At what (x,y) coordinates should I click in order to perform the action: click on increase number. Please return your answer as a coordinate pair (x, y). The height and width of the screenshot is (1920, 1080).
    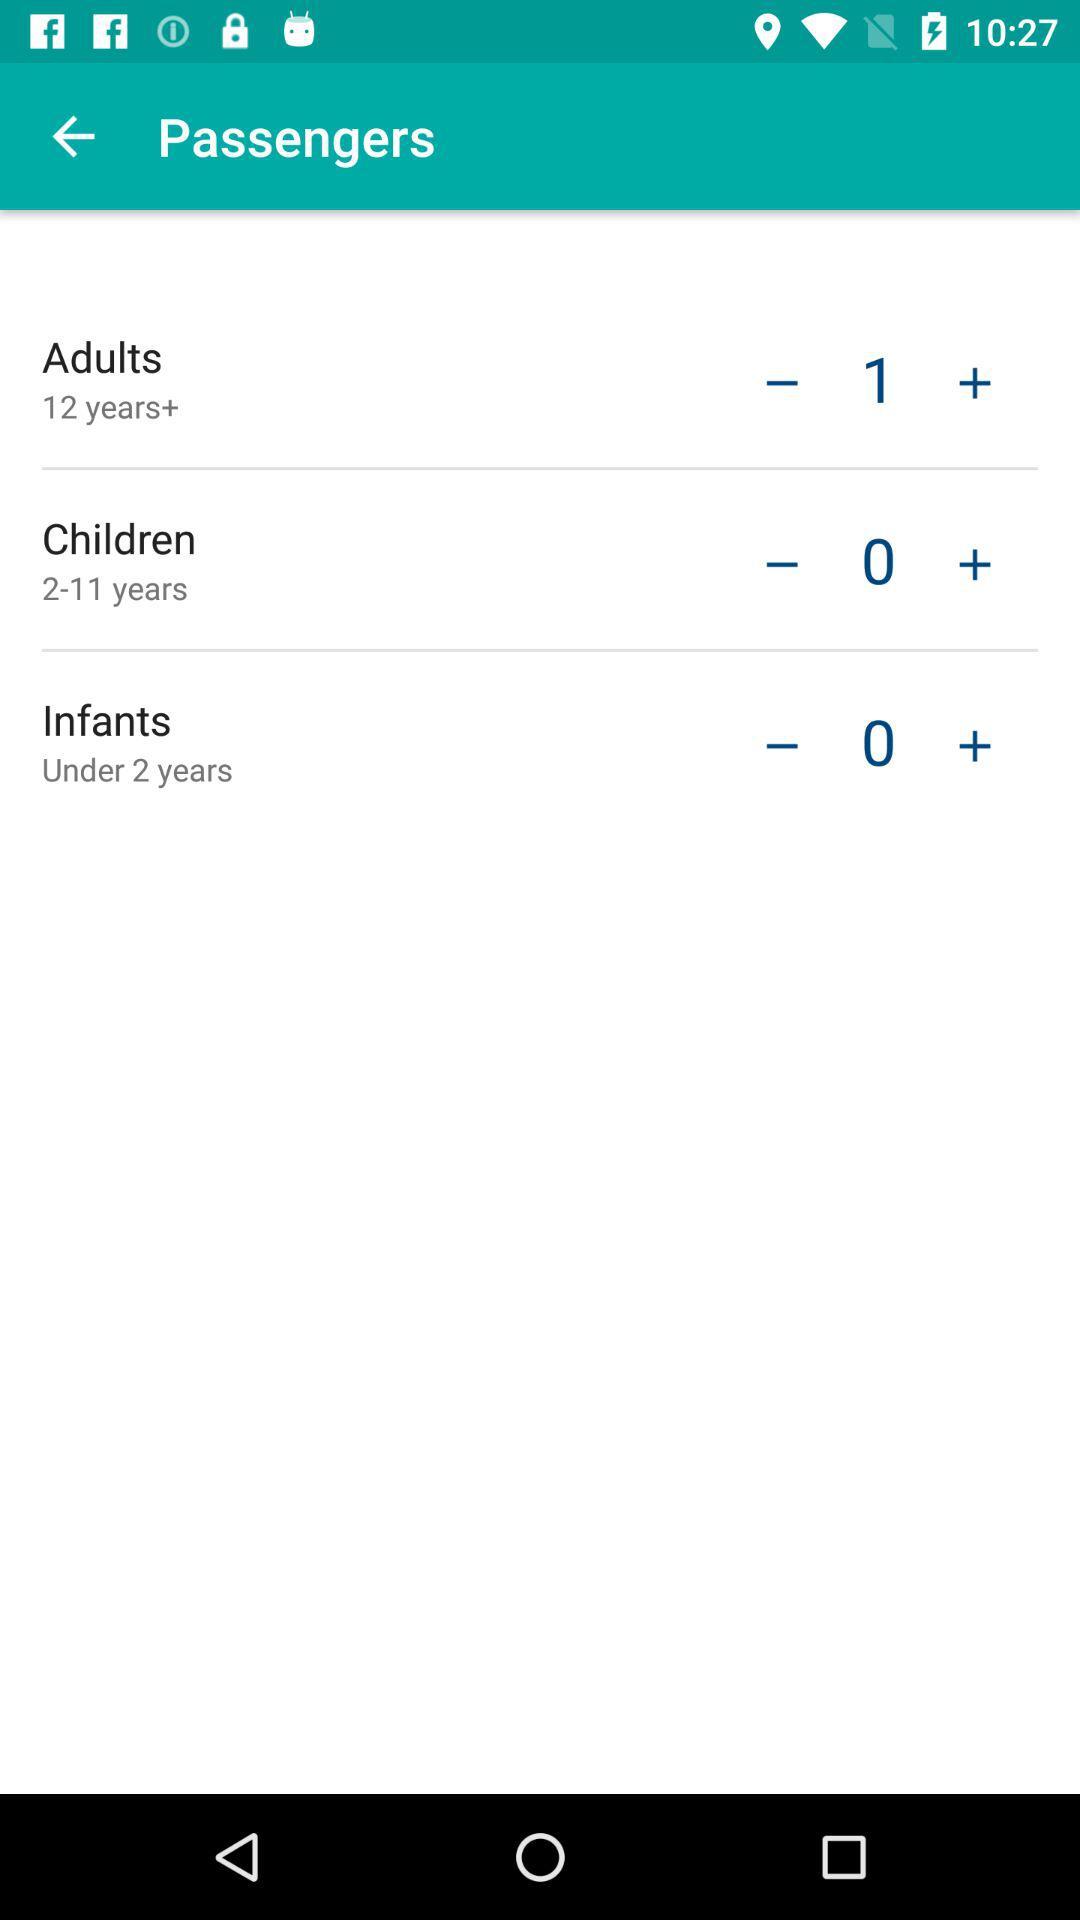
    Looking at the image, I should click on (974, 742).